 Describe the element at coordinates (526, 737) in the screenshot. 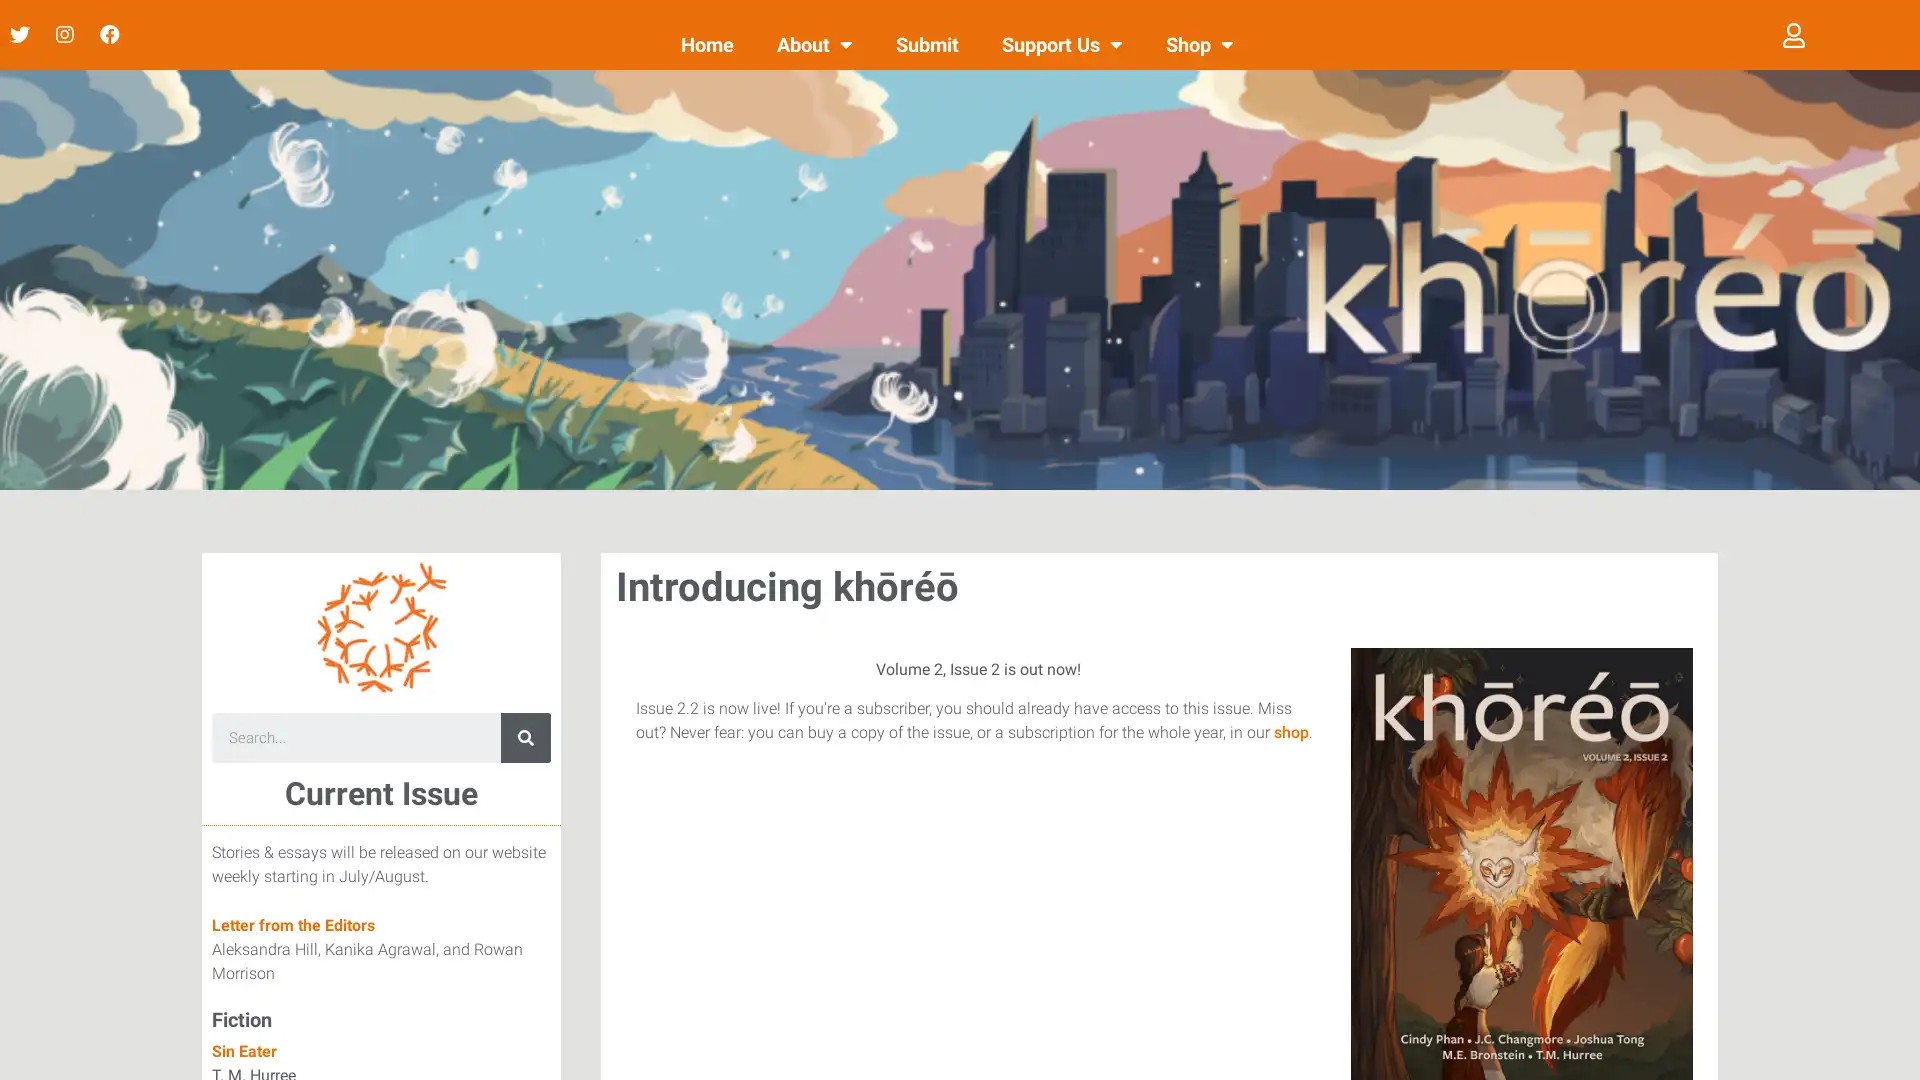

I see `Search` at that location.